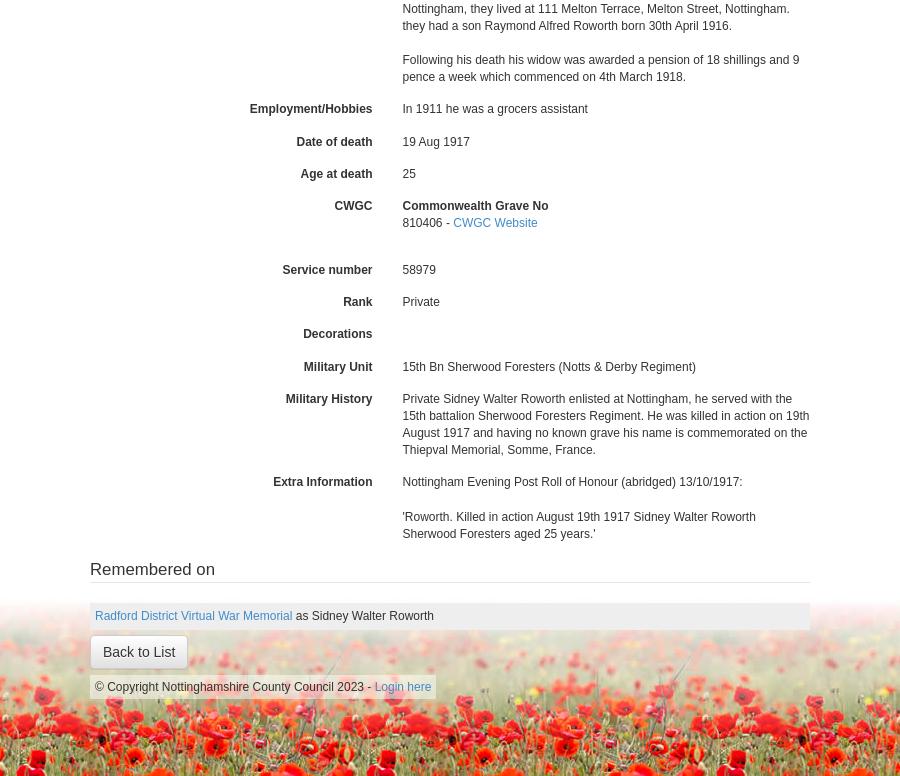  I want to click on 'Radford District Virtual  War Memorial', so click(193, 614).